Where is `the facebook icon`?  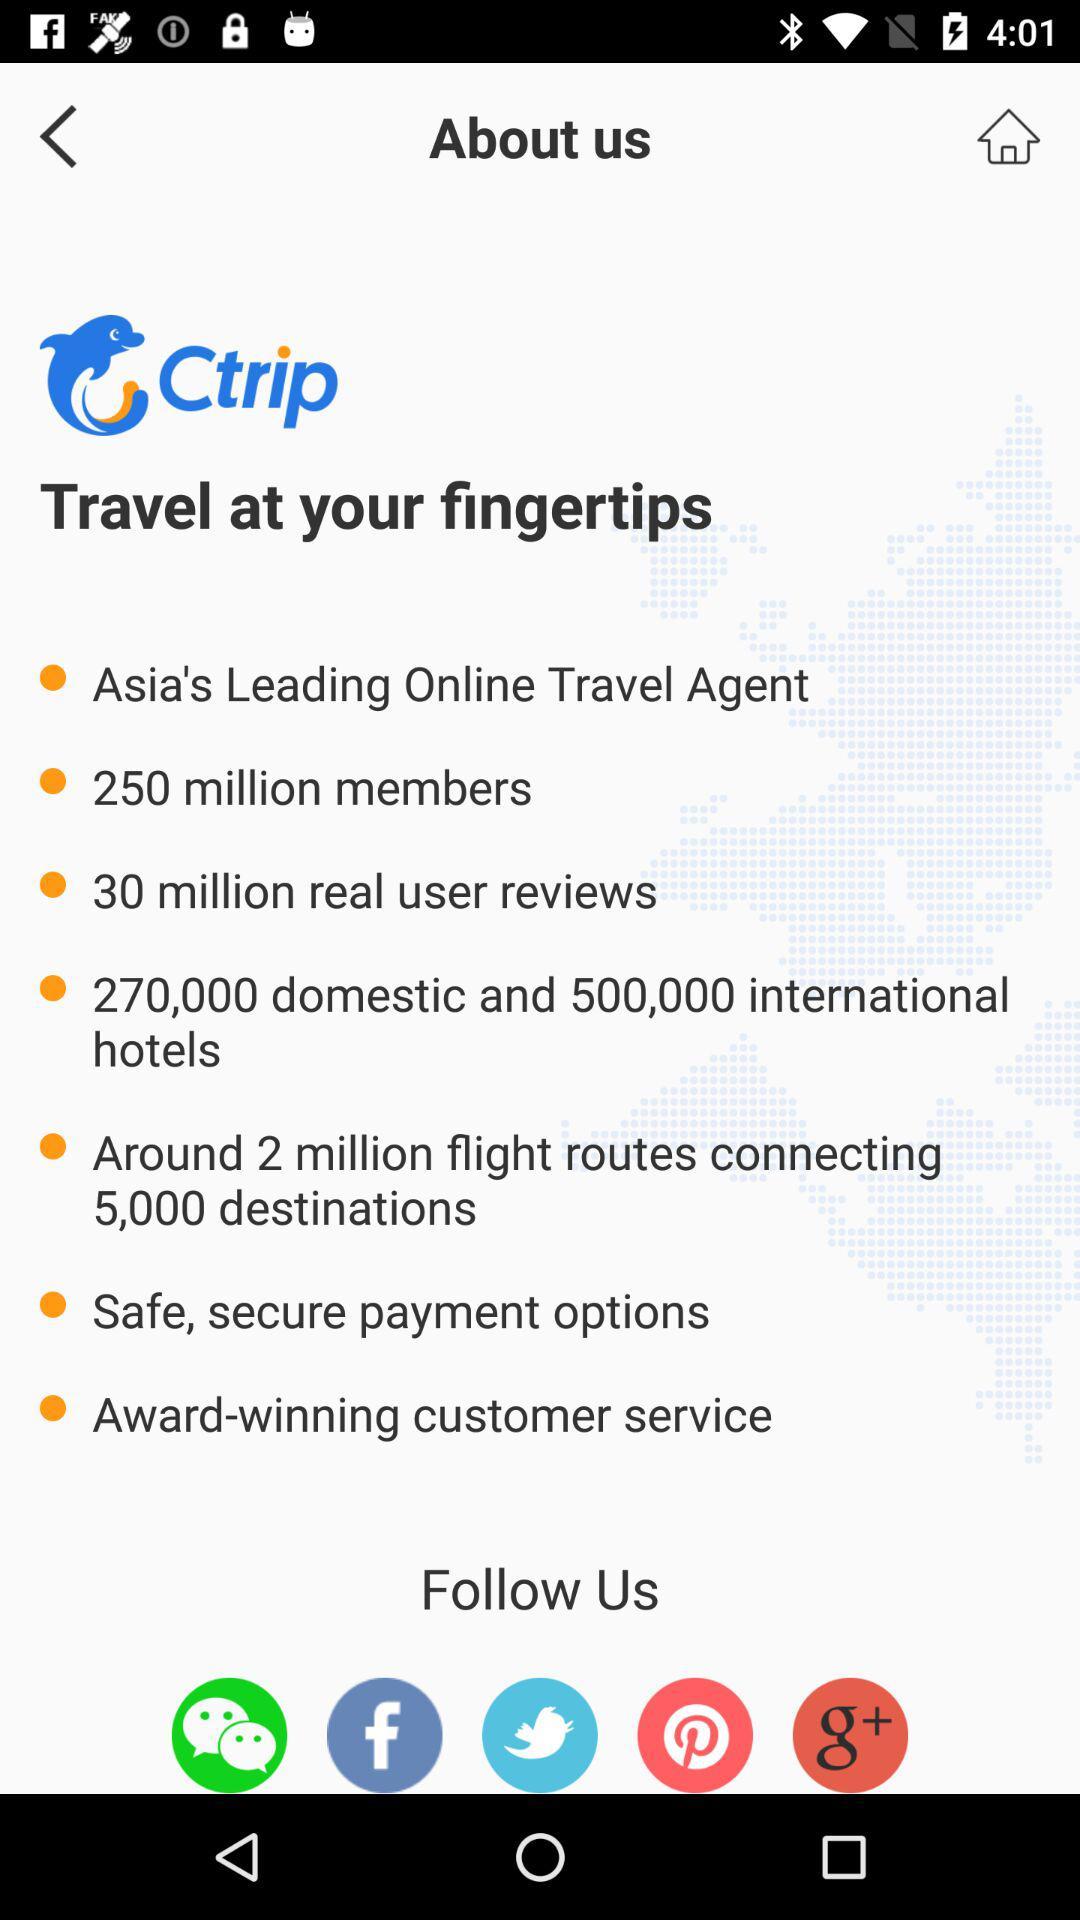 the facebook icon is located at coordinates (384, 1734).